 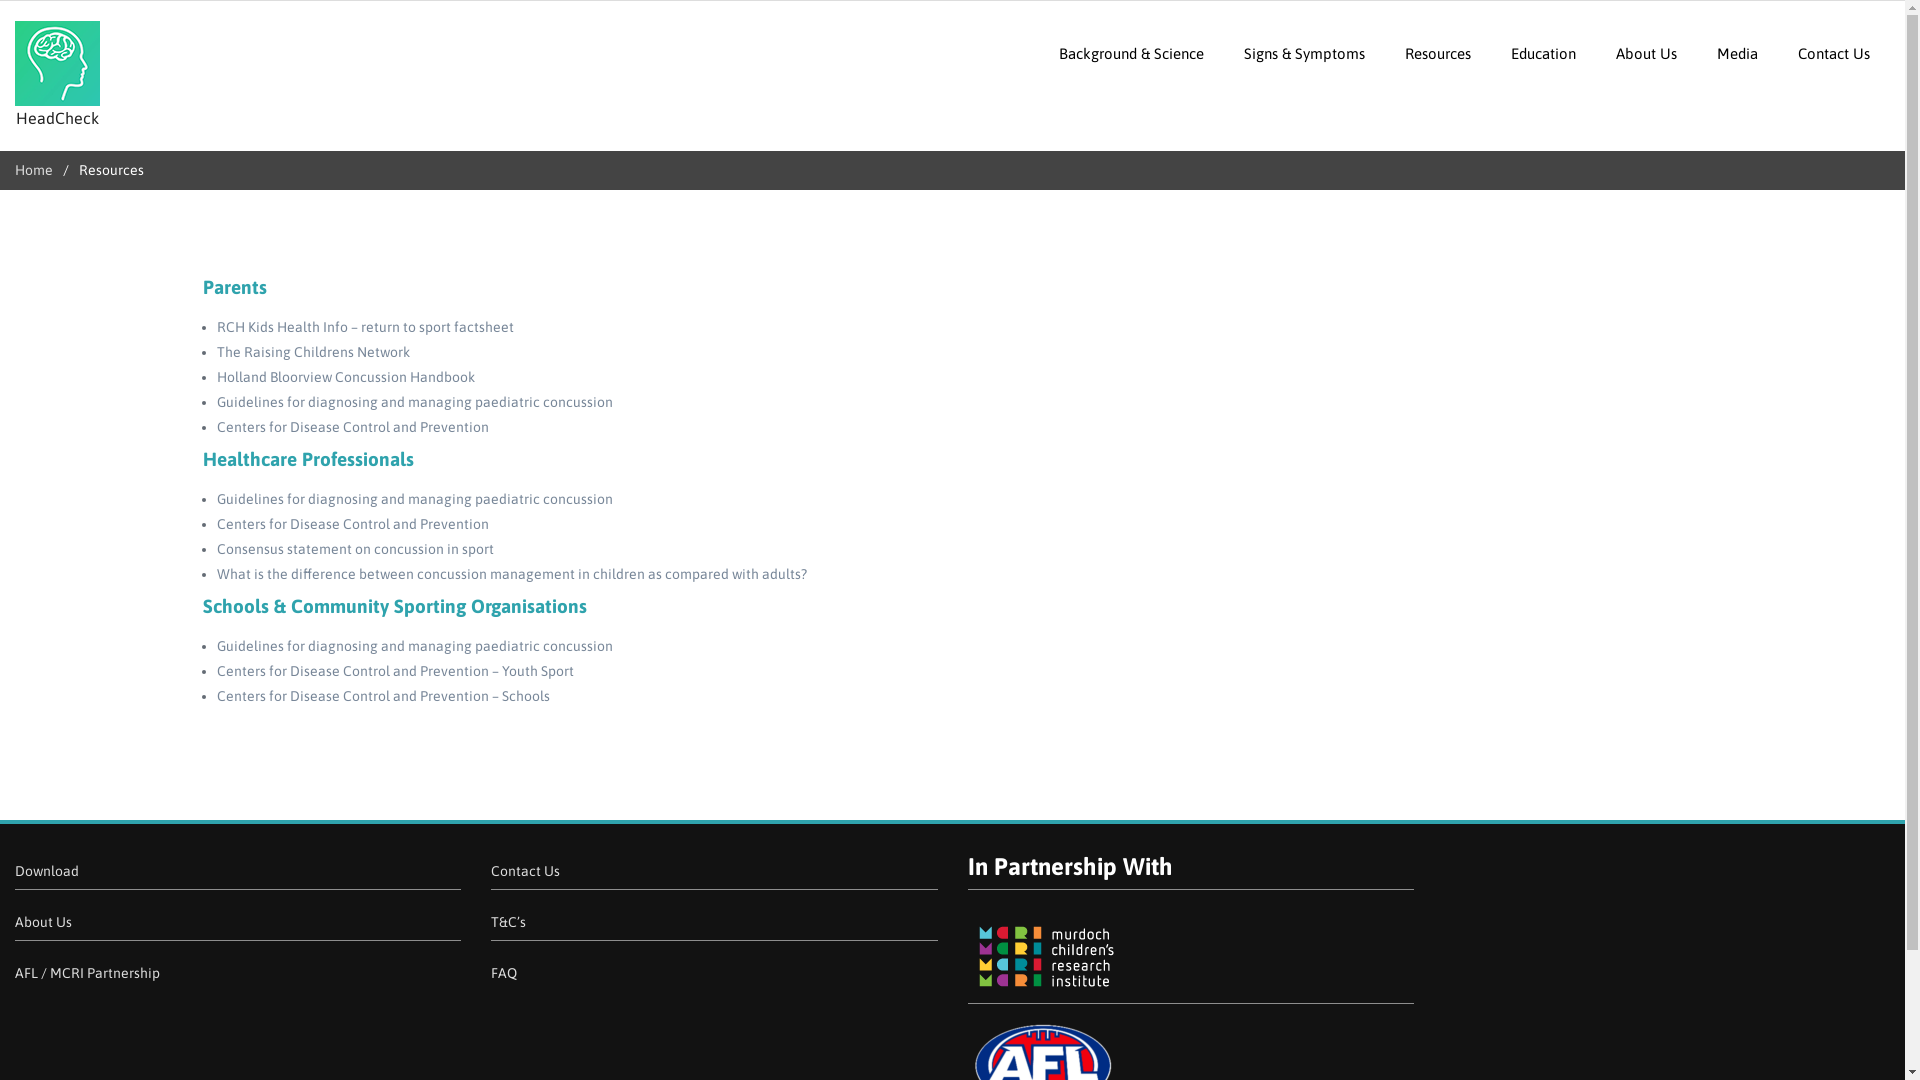 I want to click on 'Background & Science', so click(x=1131, y=52).